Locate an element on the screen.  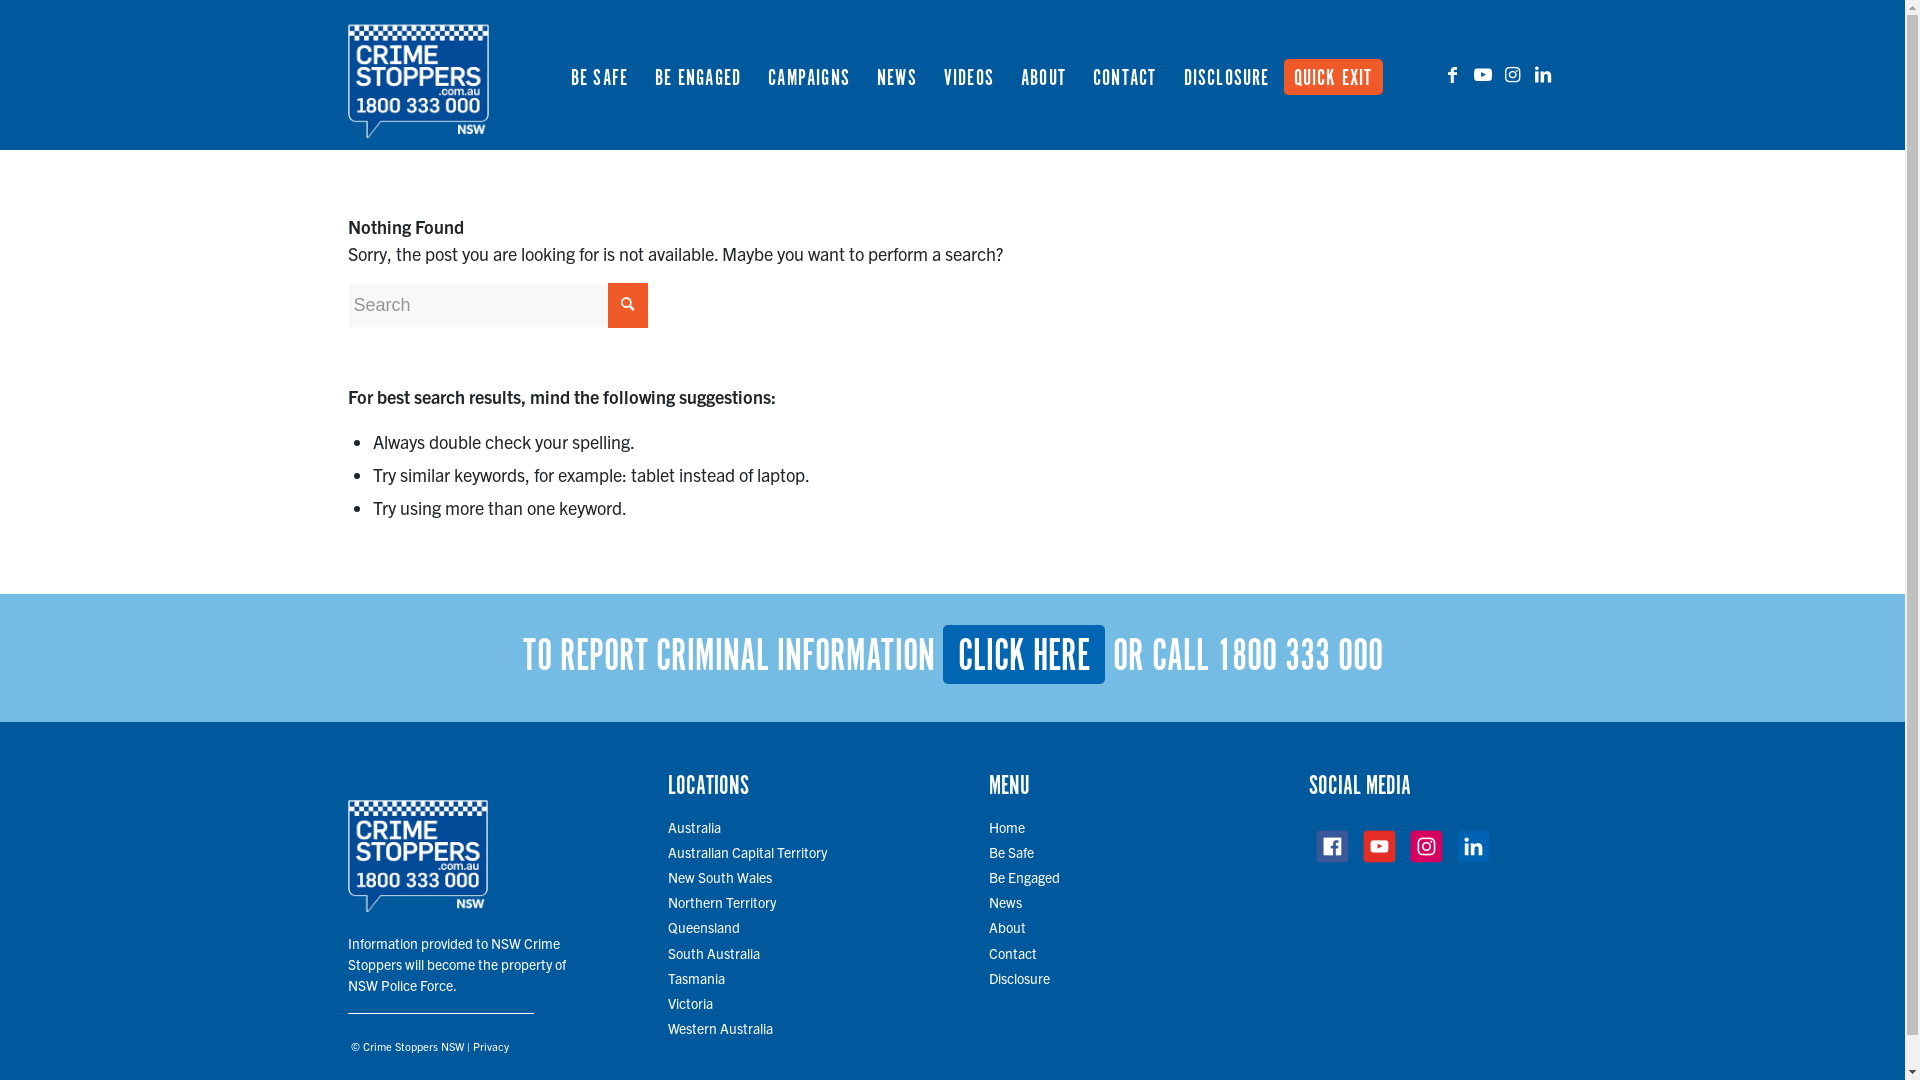
'NEWS' is located at coordinates (895, 73).